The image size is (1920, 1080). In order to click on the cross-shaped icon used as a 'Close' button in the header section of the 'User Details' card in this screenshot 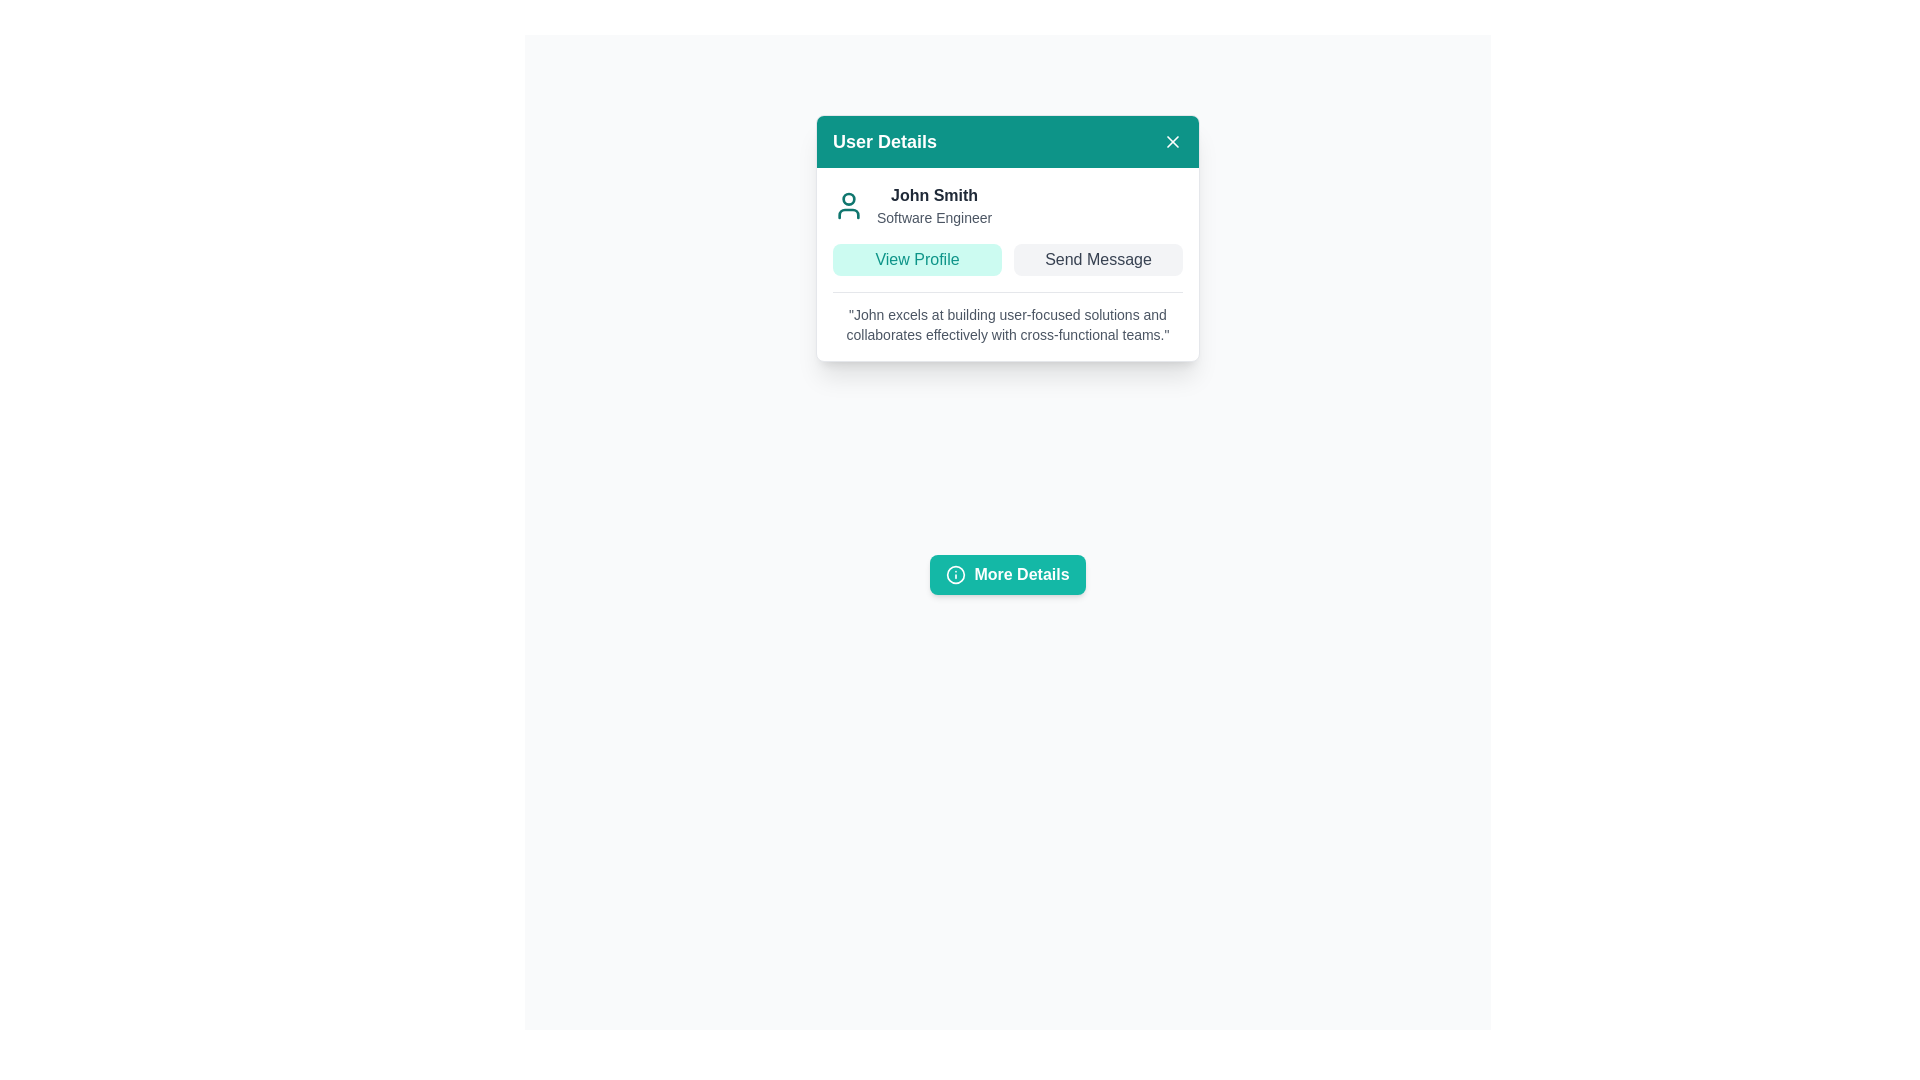, I will do `click(1172, 141)`.